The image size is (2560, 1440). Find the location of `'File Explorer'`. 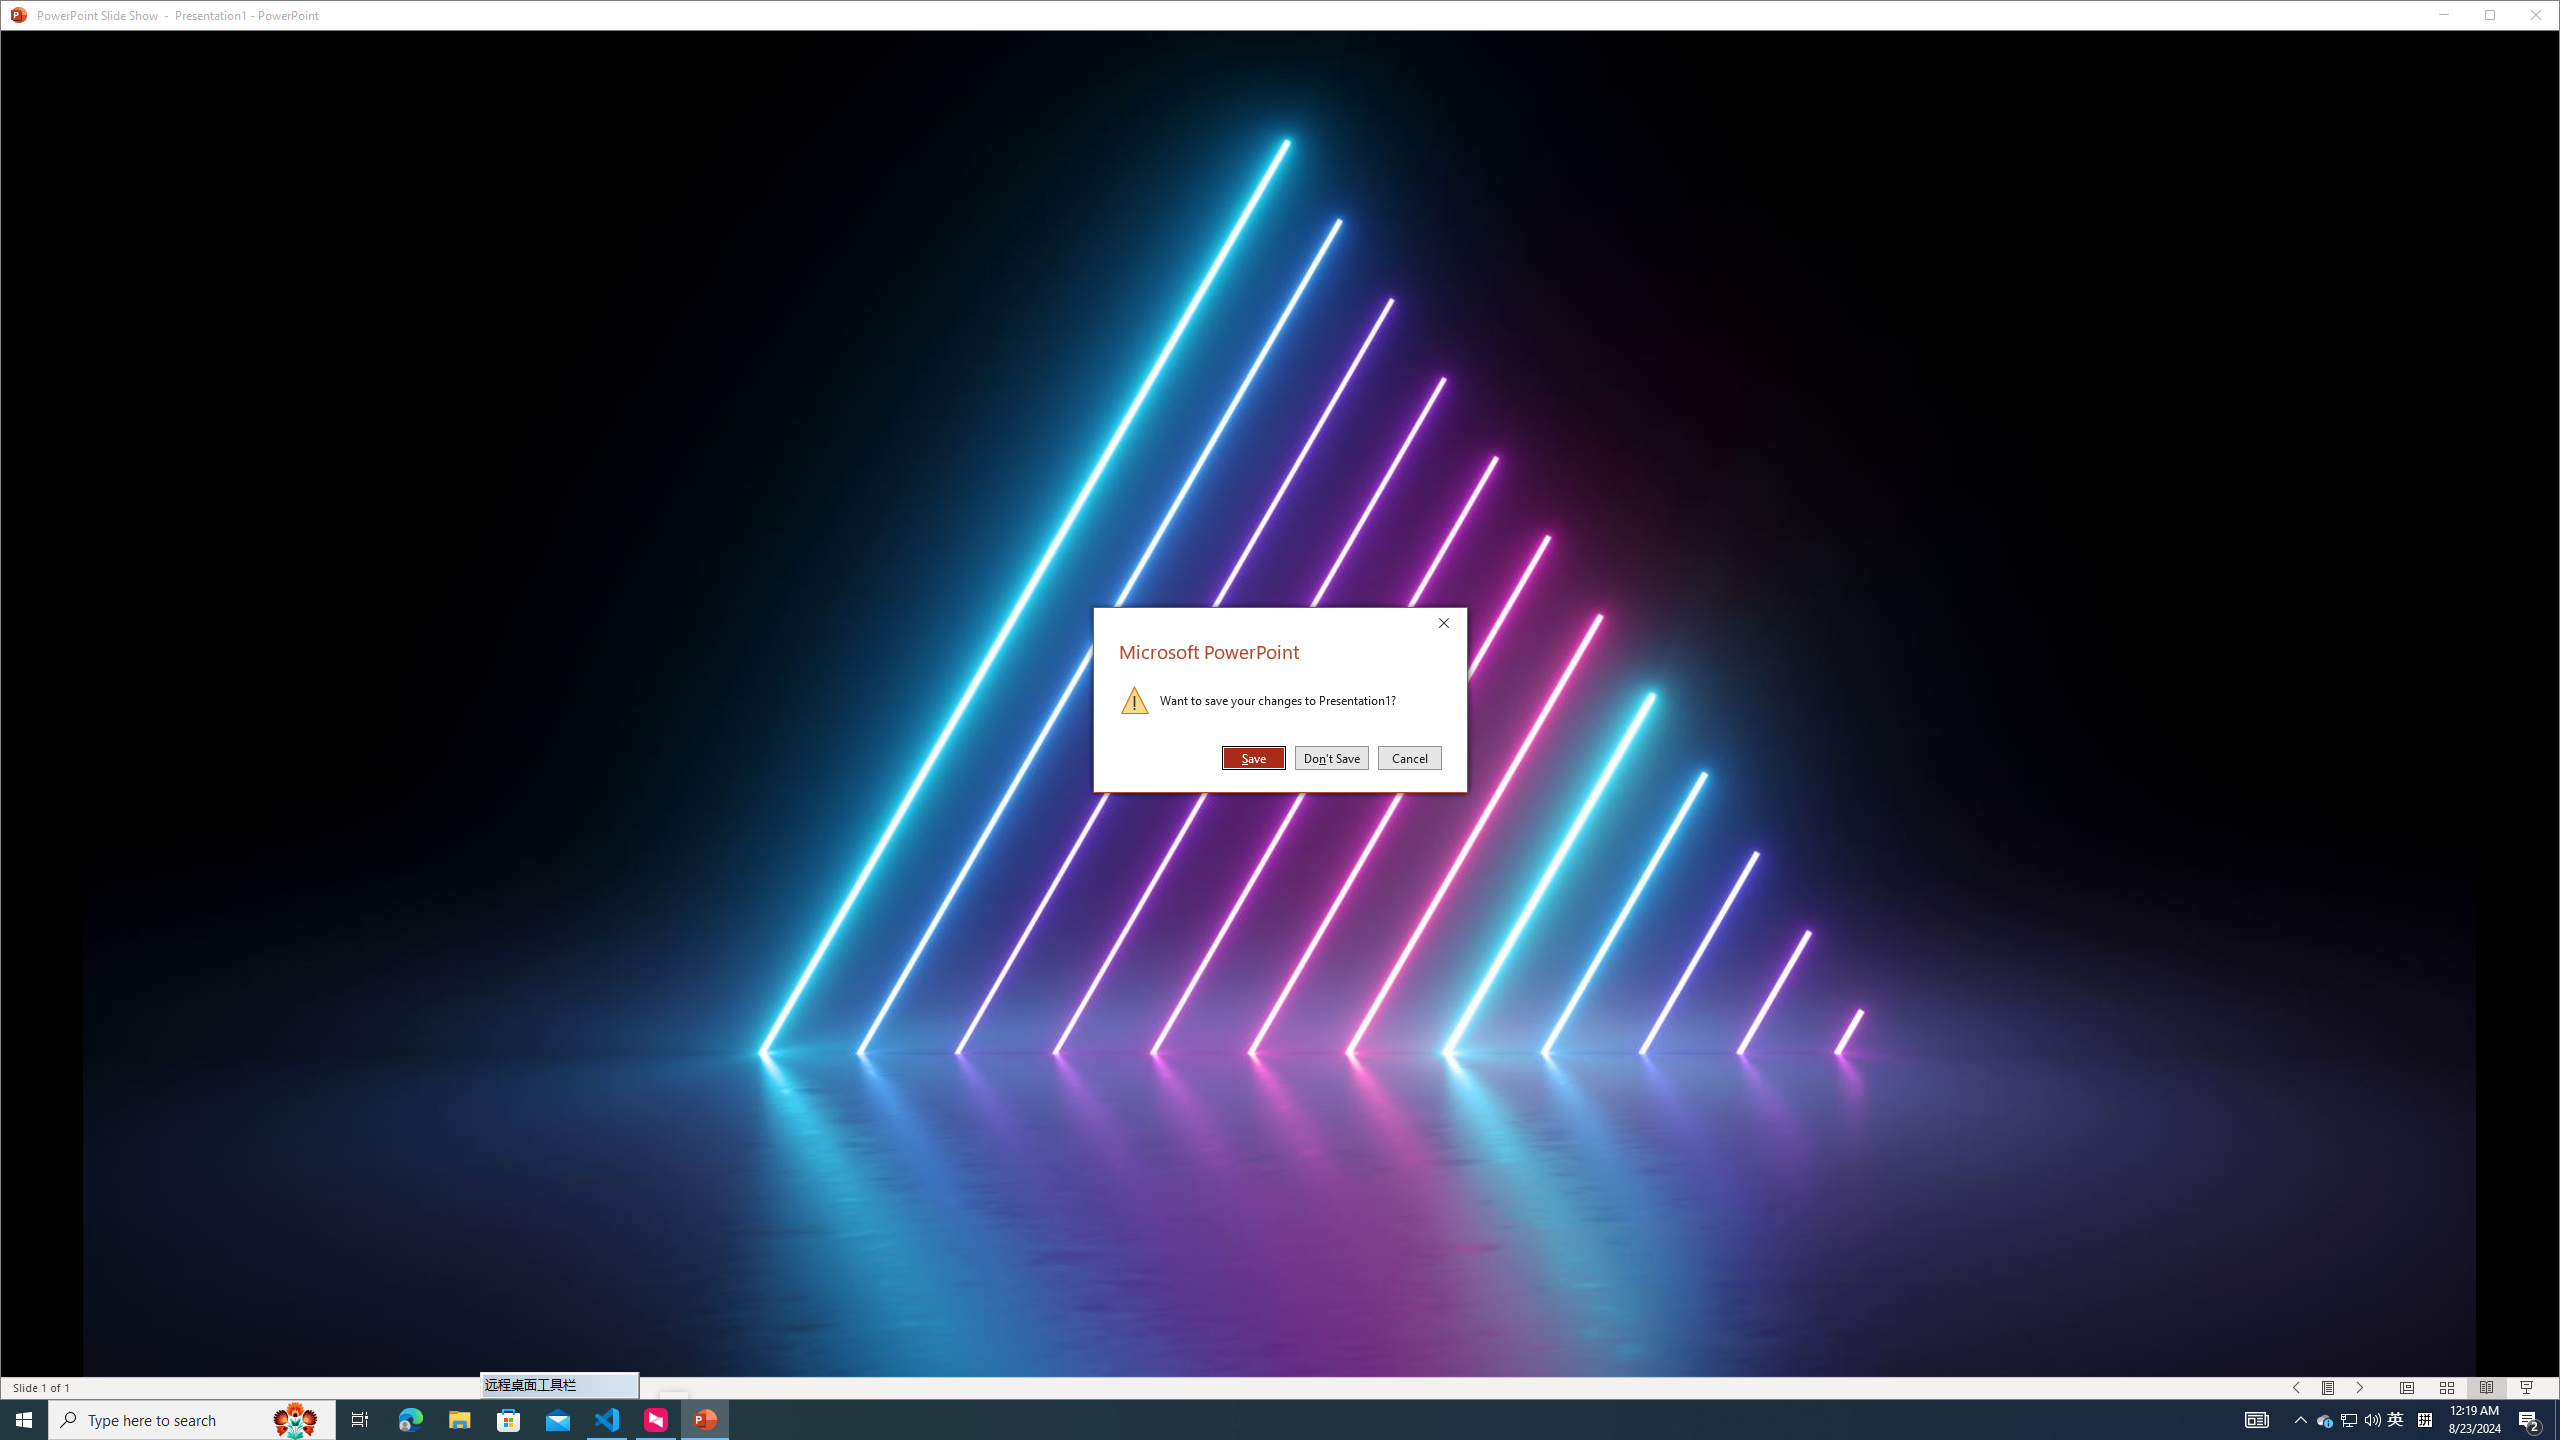

'File Explorer' is located at coordinates (458, 1418).